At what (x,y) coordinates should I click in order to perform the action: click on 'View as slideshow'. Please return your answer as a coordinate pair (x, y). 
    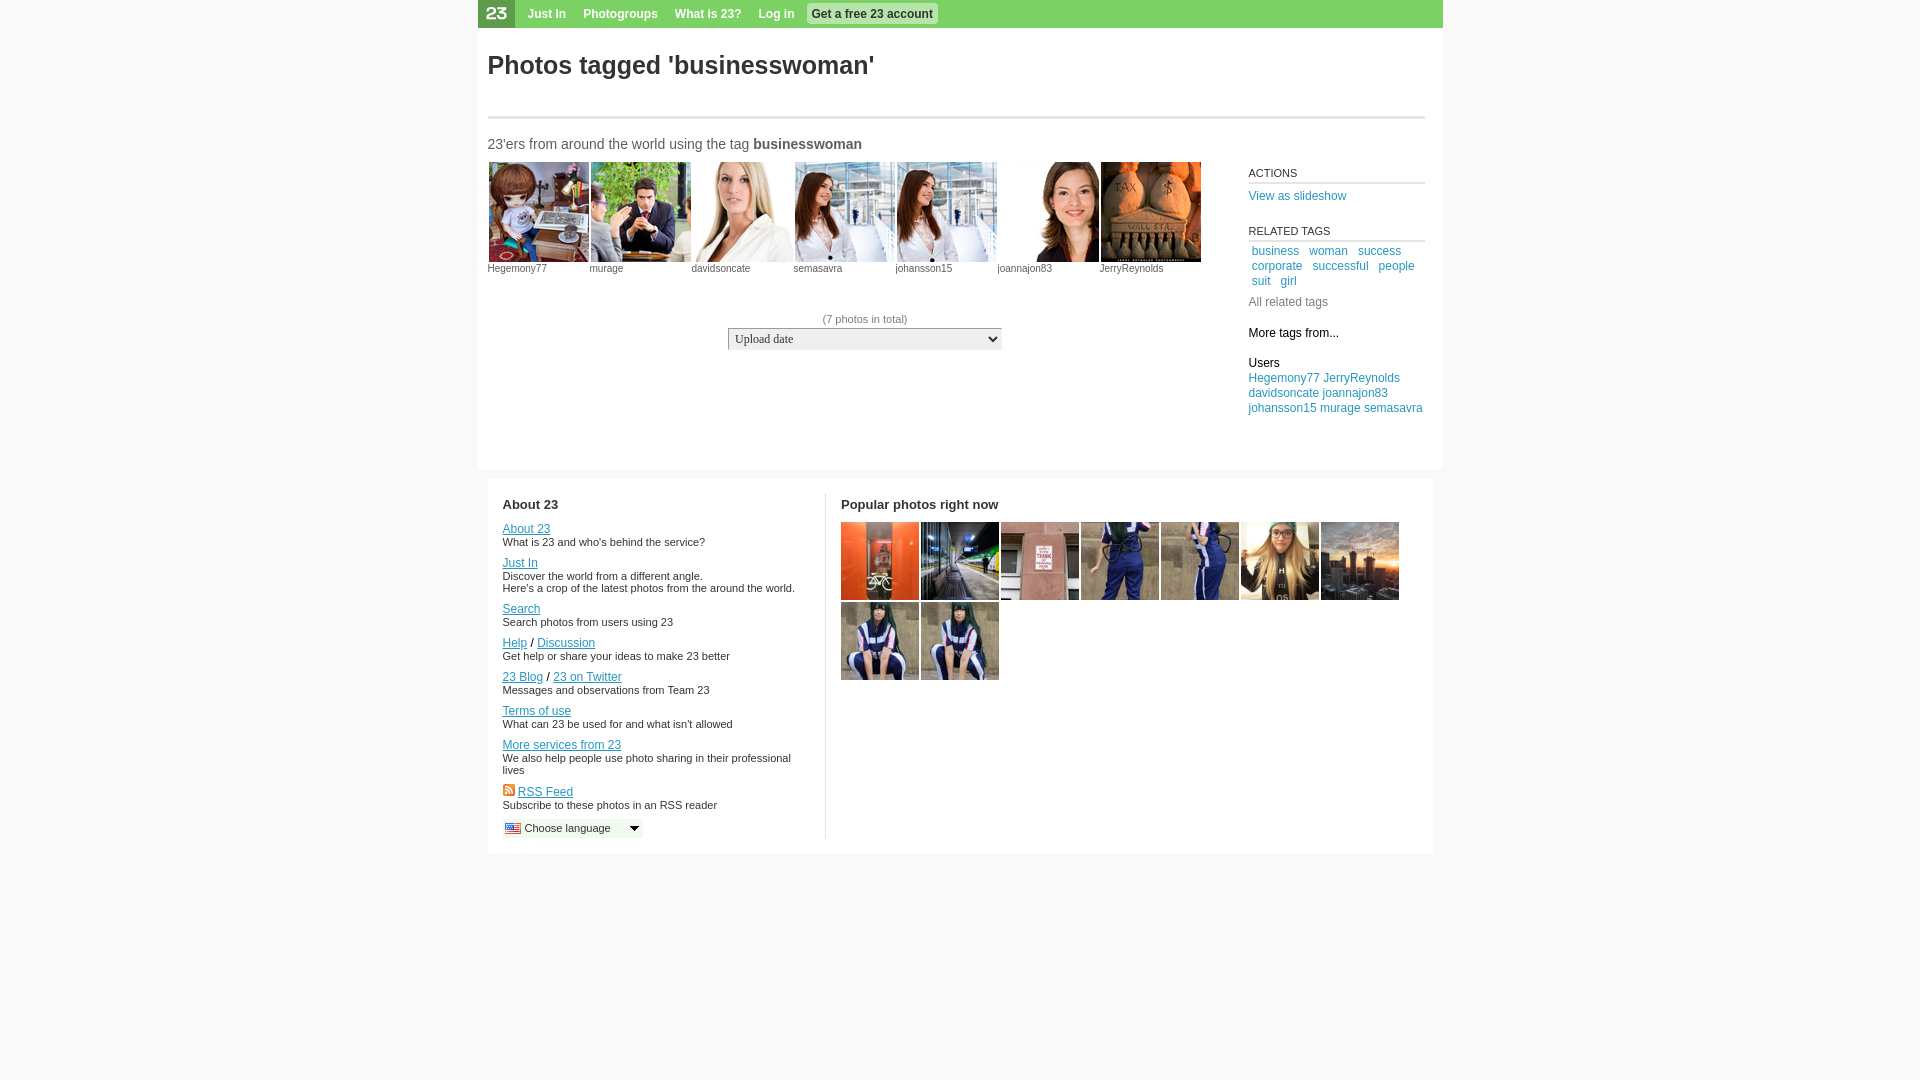
    Looking at the image, I should click on (1247, 195).